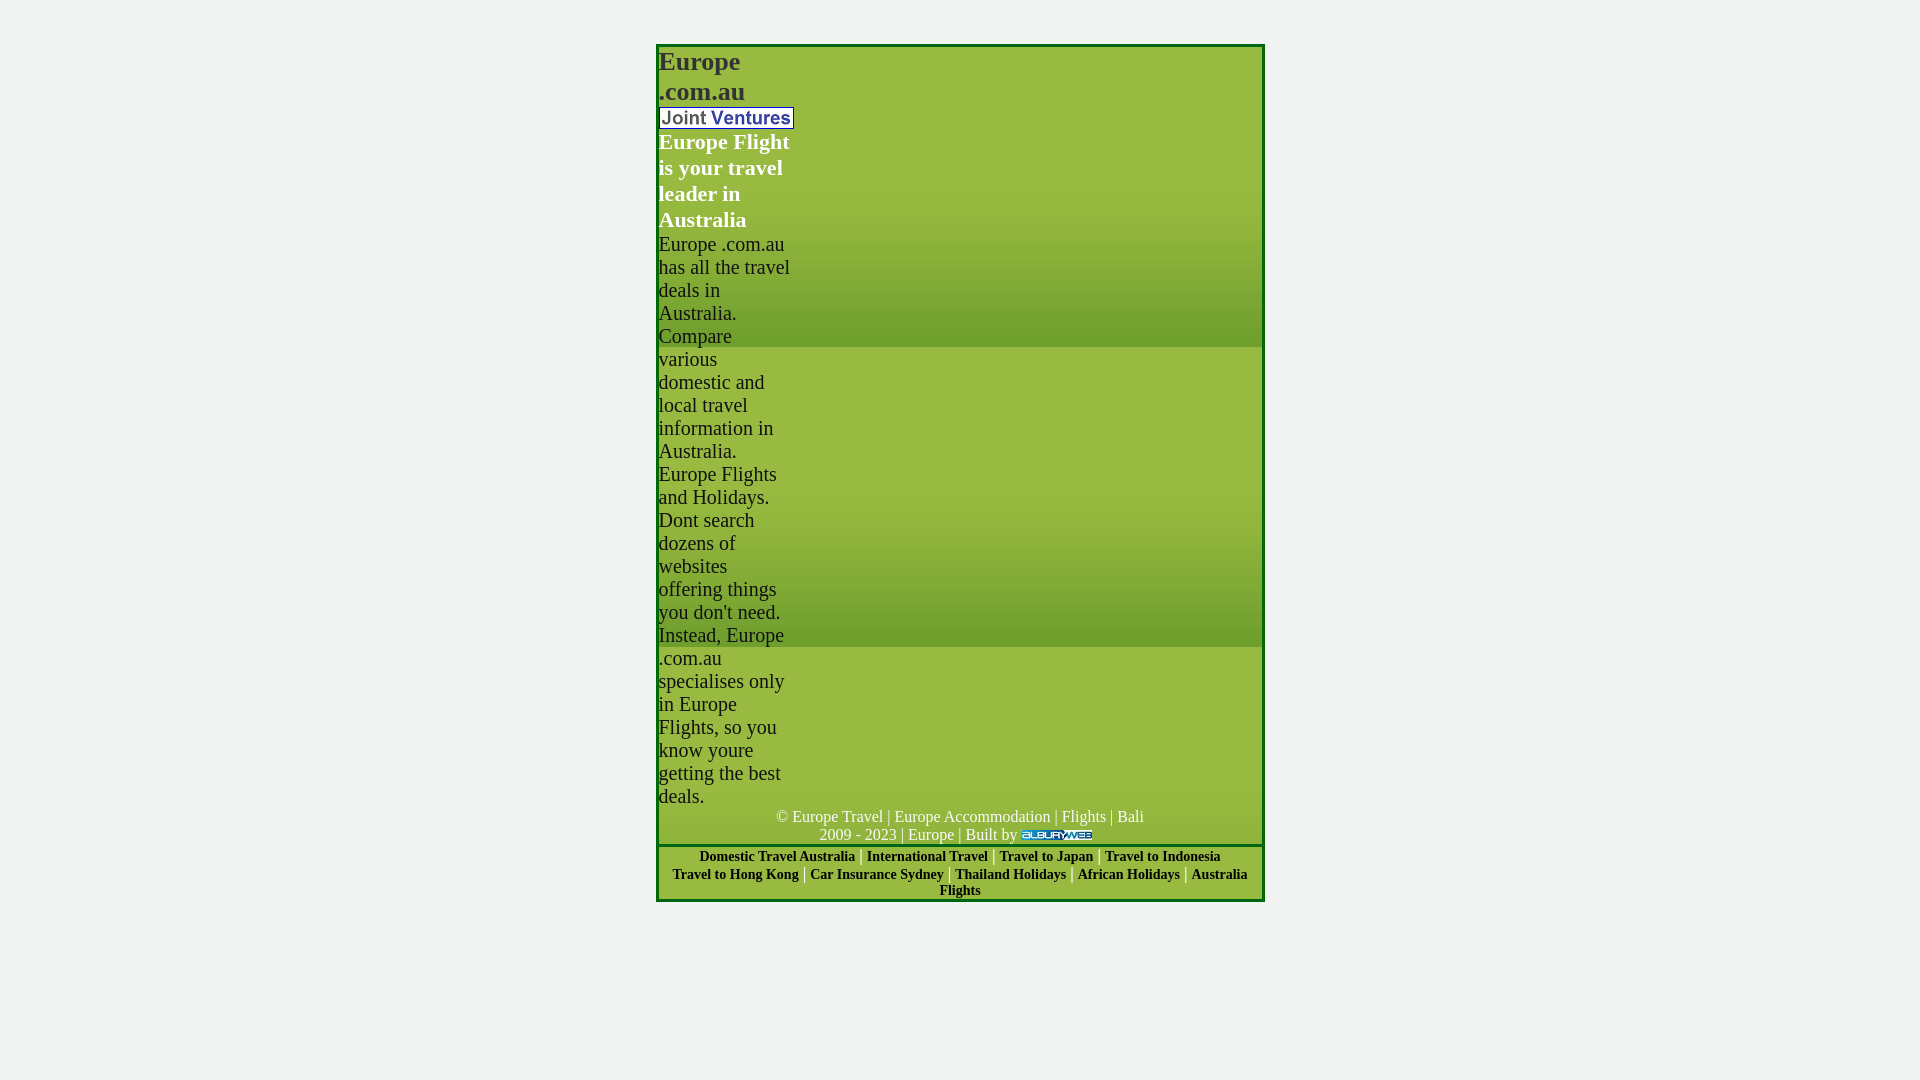 This screenshot has width=1920, height=1080. I want to click on 'Car Insurance Sydney', so click(877, 873).